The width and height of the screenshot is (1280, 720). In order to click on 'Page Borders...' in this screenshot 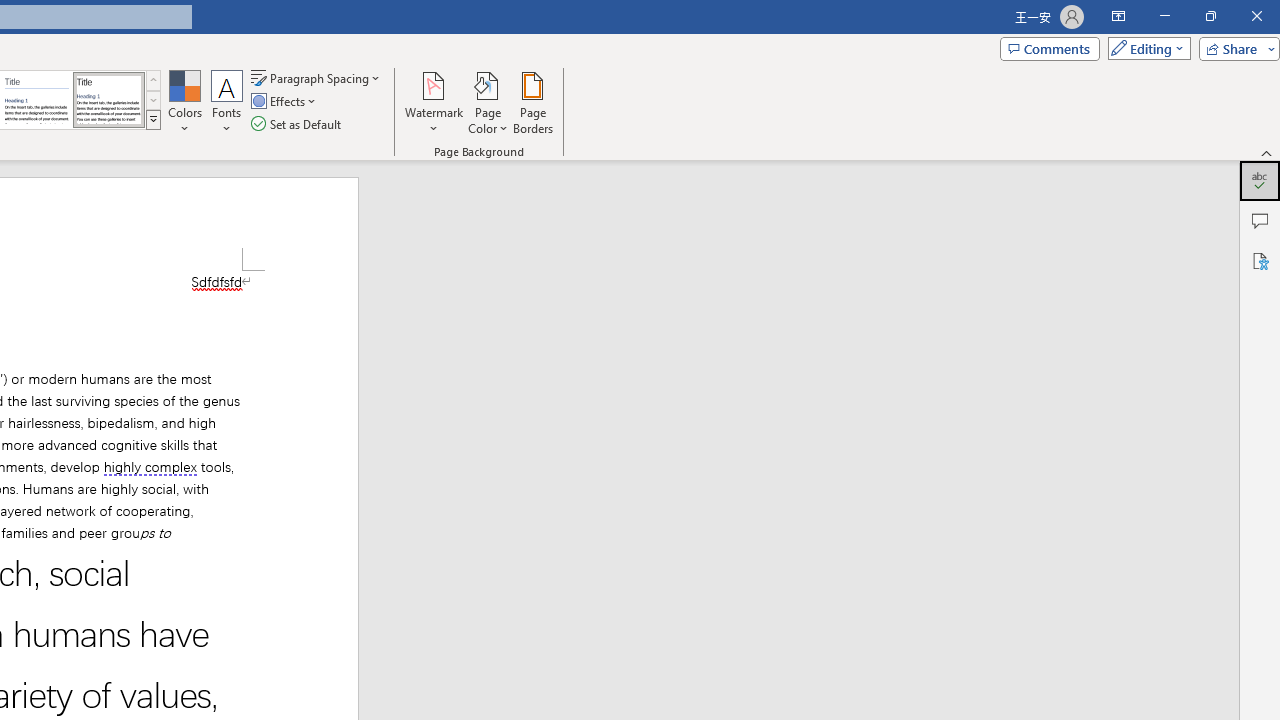, I will do `click(533, 103)`.